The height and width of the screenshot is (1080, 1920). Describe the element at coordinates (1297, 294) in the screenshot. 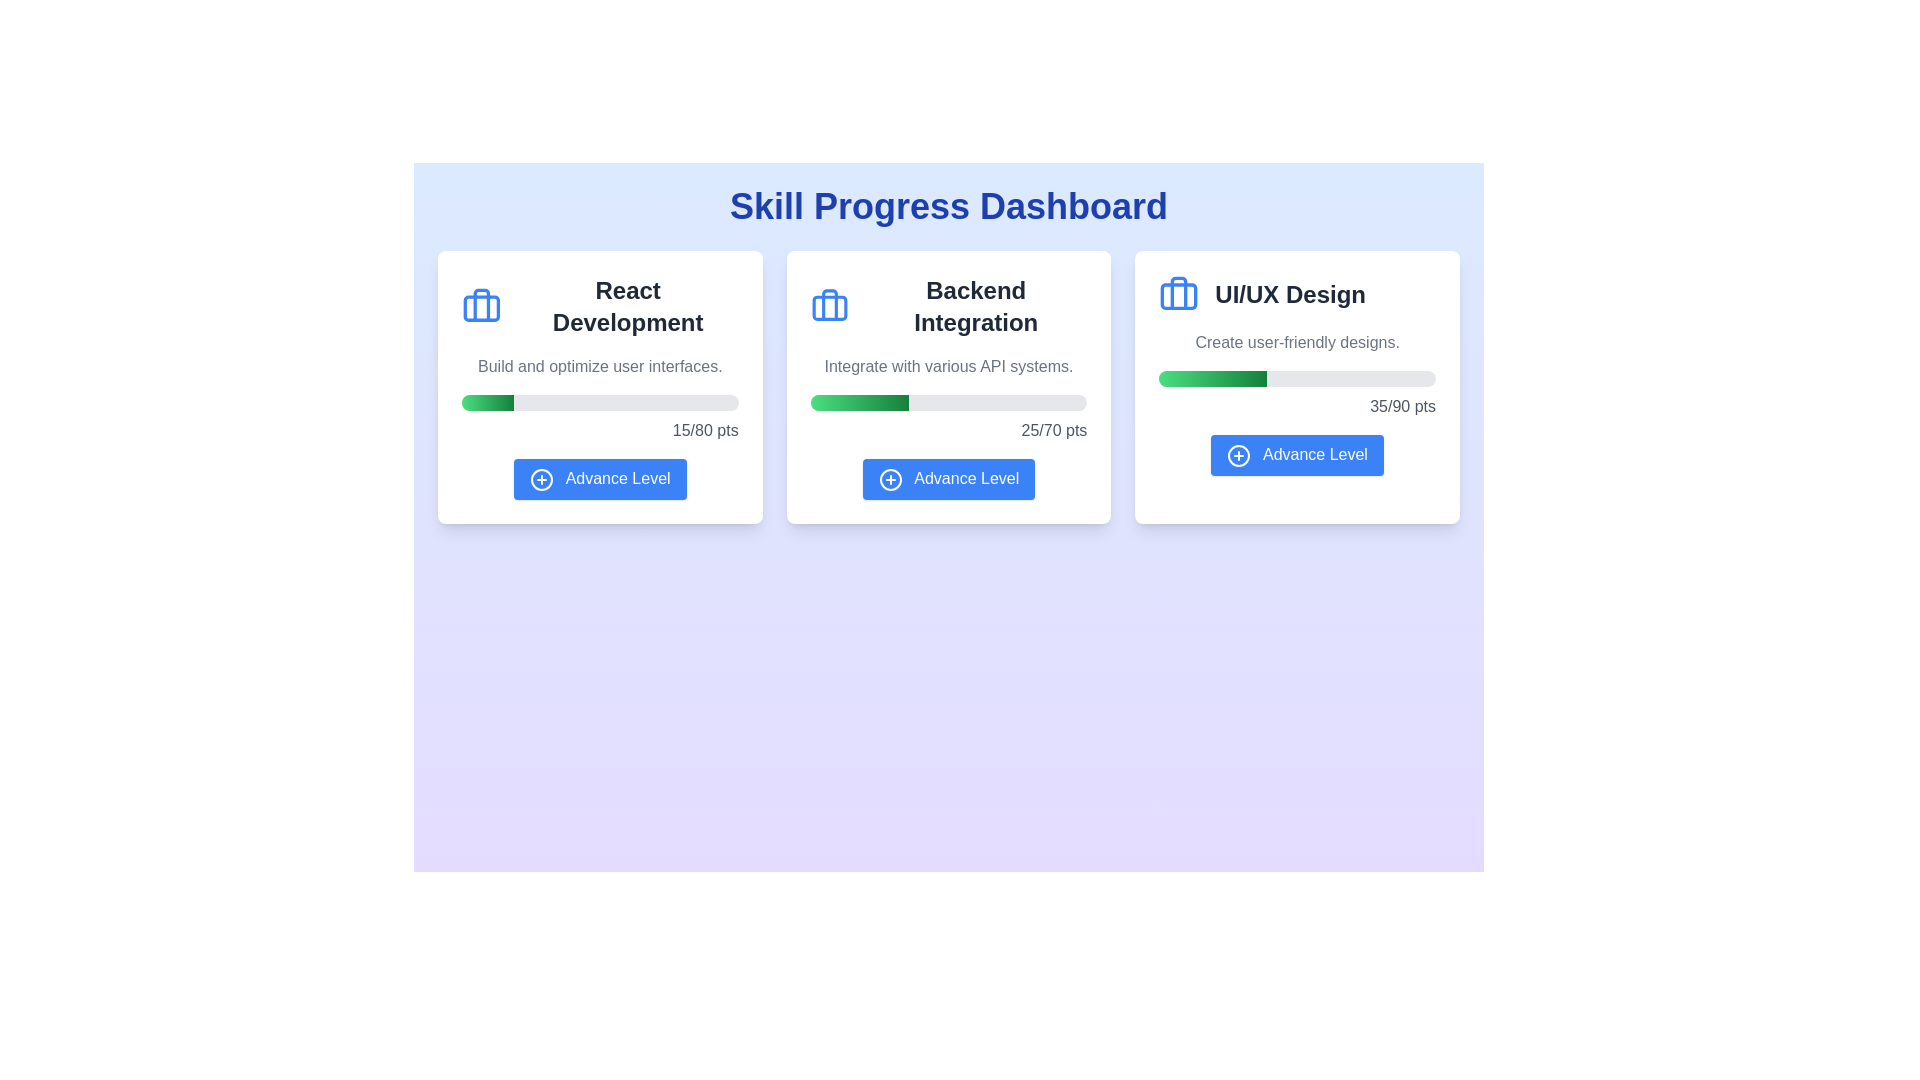

I see `text content of the title label located in the top-left corner of the rightmost card in a row of three cards on the dashboard, which describes UI/UX design` at that location.